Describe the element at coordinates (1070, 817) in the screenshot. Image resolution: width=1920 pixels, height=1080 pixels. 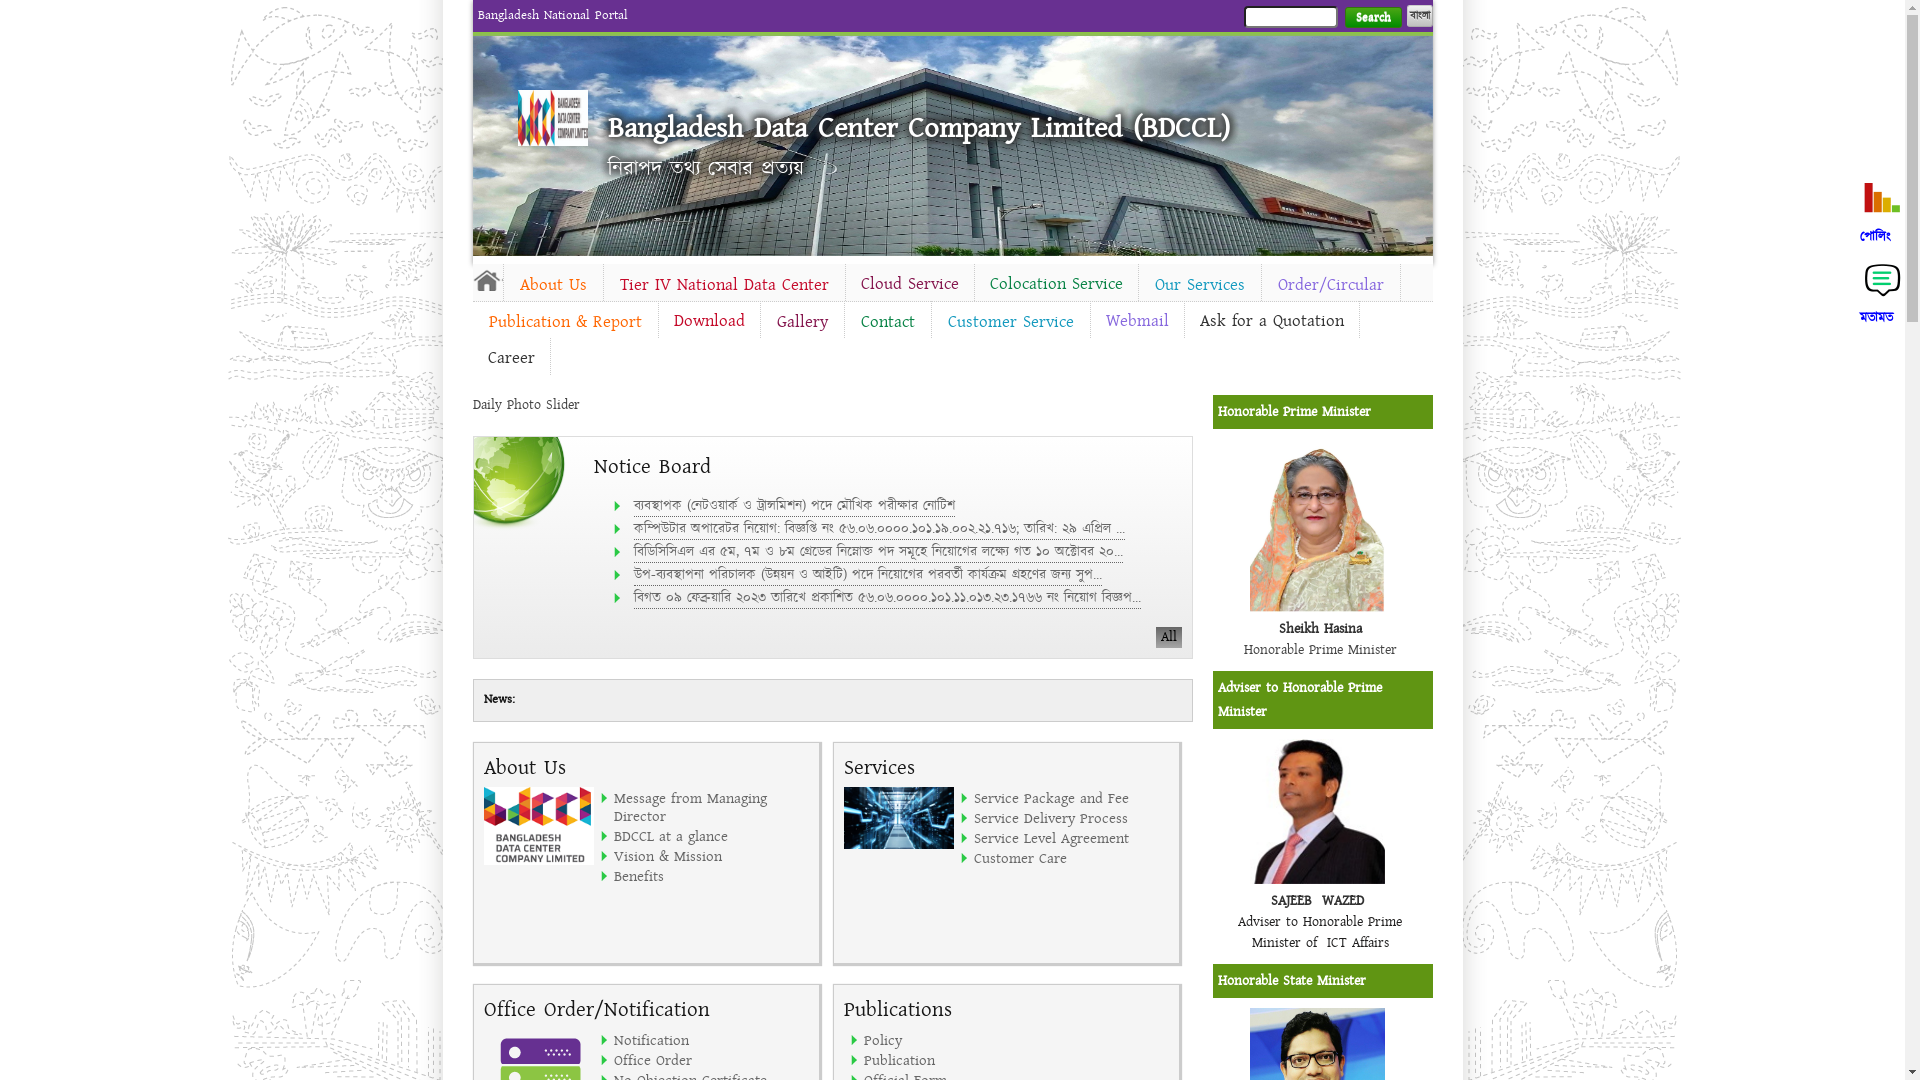
I see `'Service Delivery Process'` at that location.